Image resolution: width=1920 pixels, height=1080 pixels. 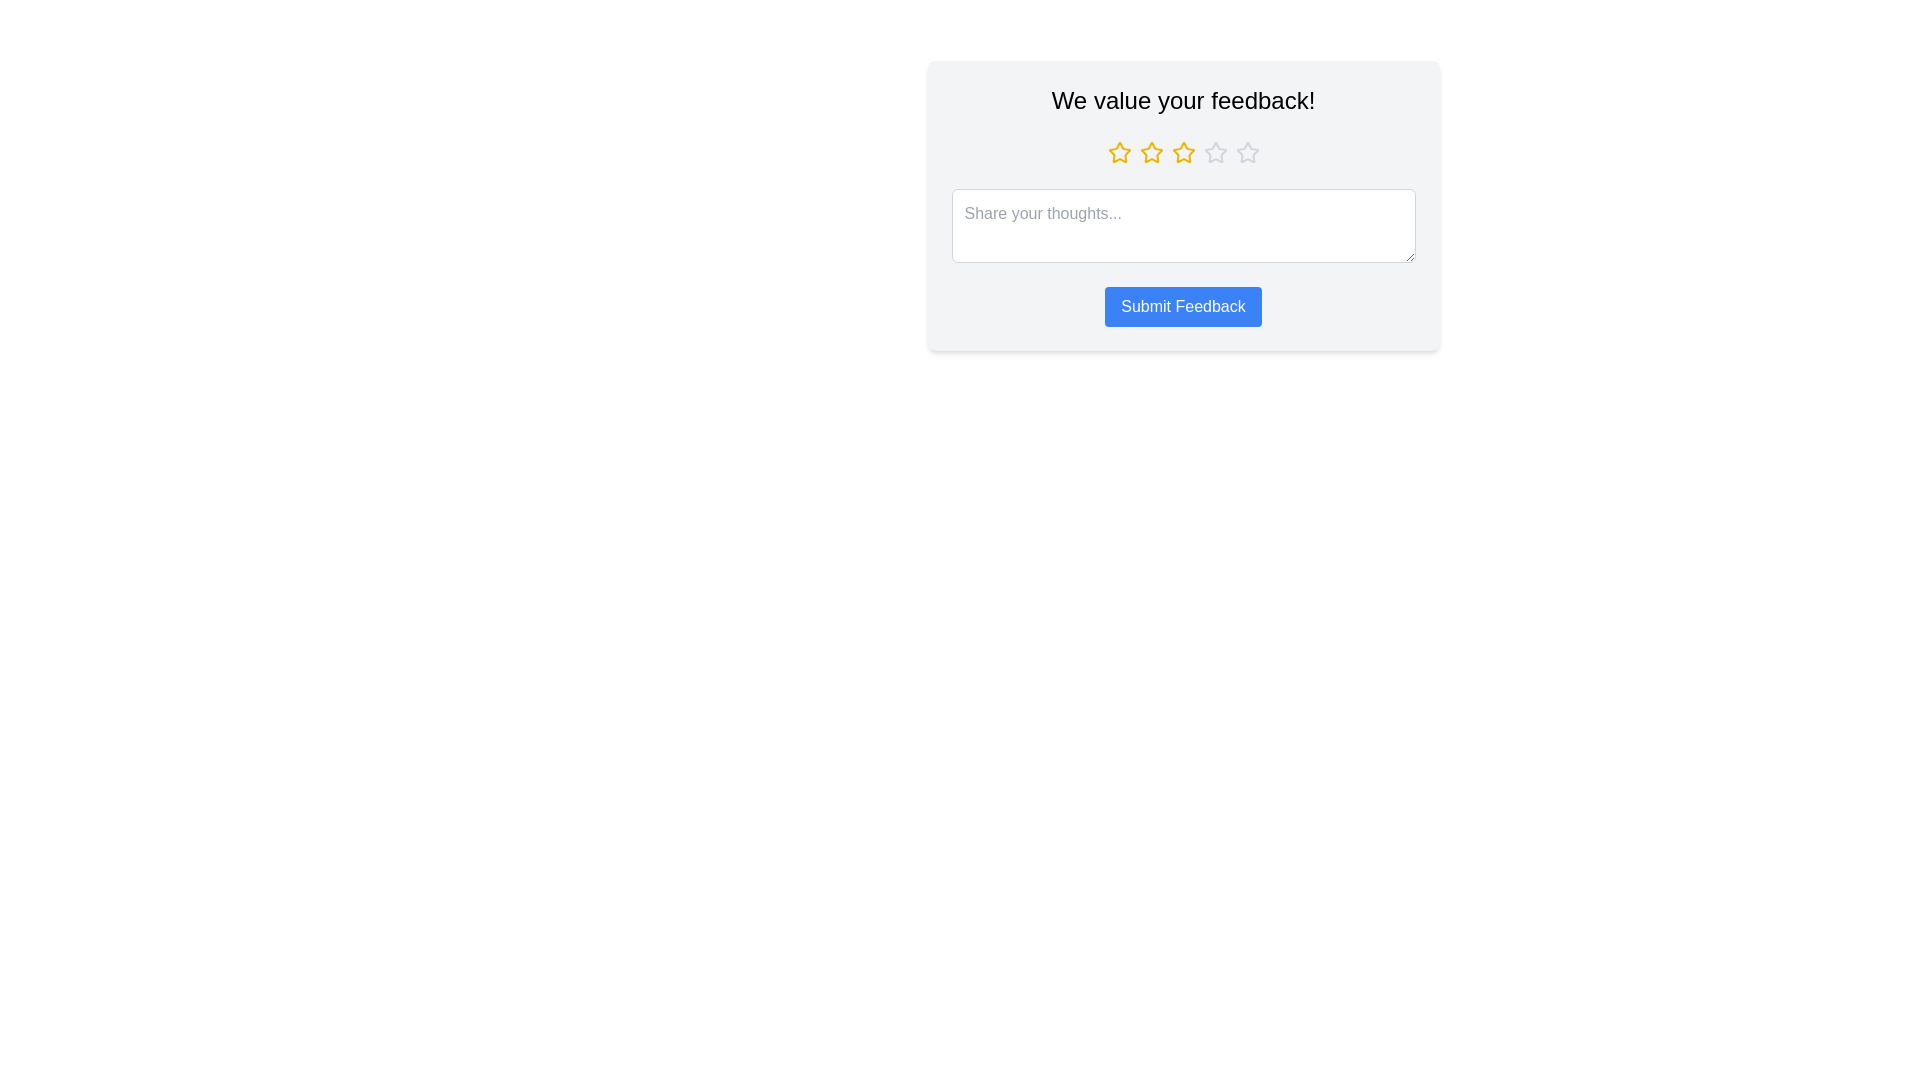 What do you see at coordinates (1151, 151) in the screenshot?
I see `on the second star icon in the 5-star rating system` at bounding box center [1151, 151].